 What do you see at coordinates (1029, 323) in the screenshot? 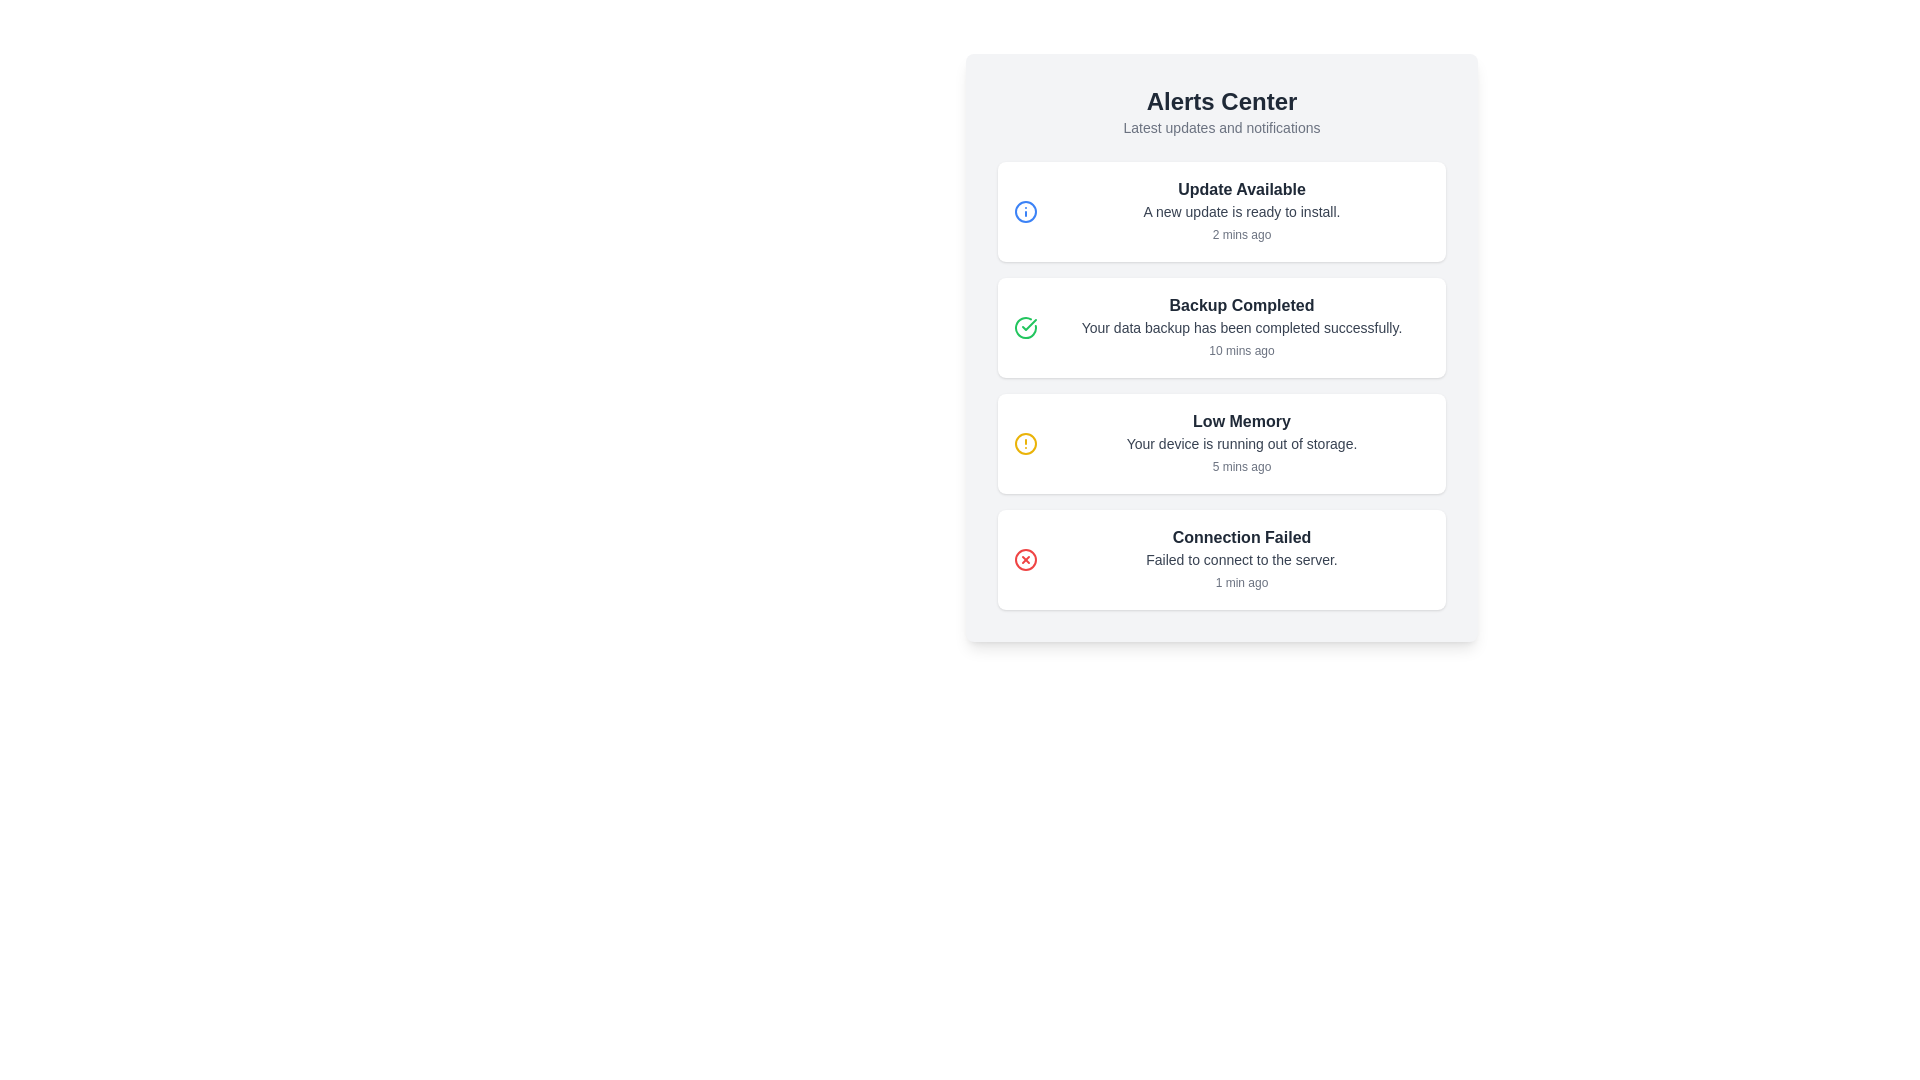
I see `the green checkmark symbol inside the circular icon next to the 'Backup Completed' text in the second alert item of the notification center` at bounding box center [1029, 323].